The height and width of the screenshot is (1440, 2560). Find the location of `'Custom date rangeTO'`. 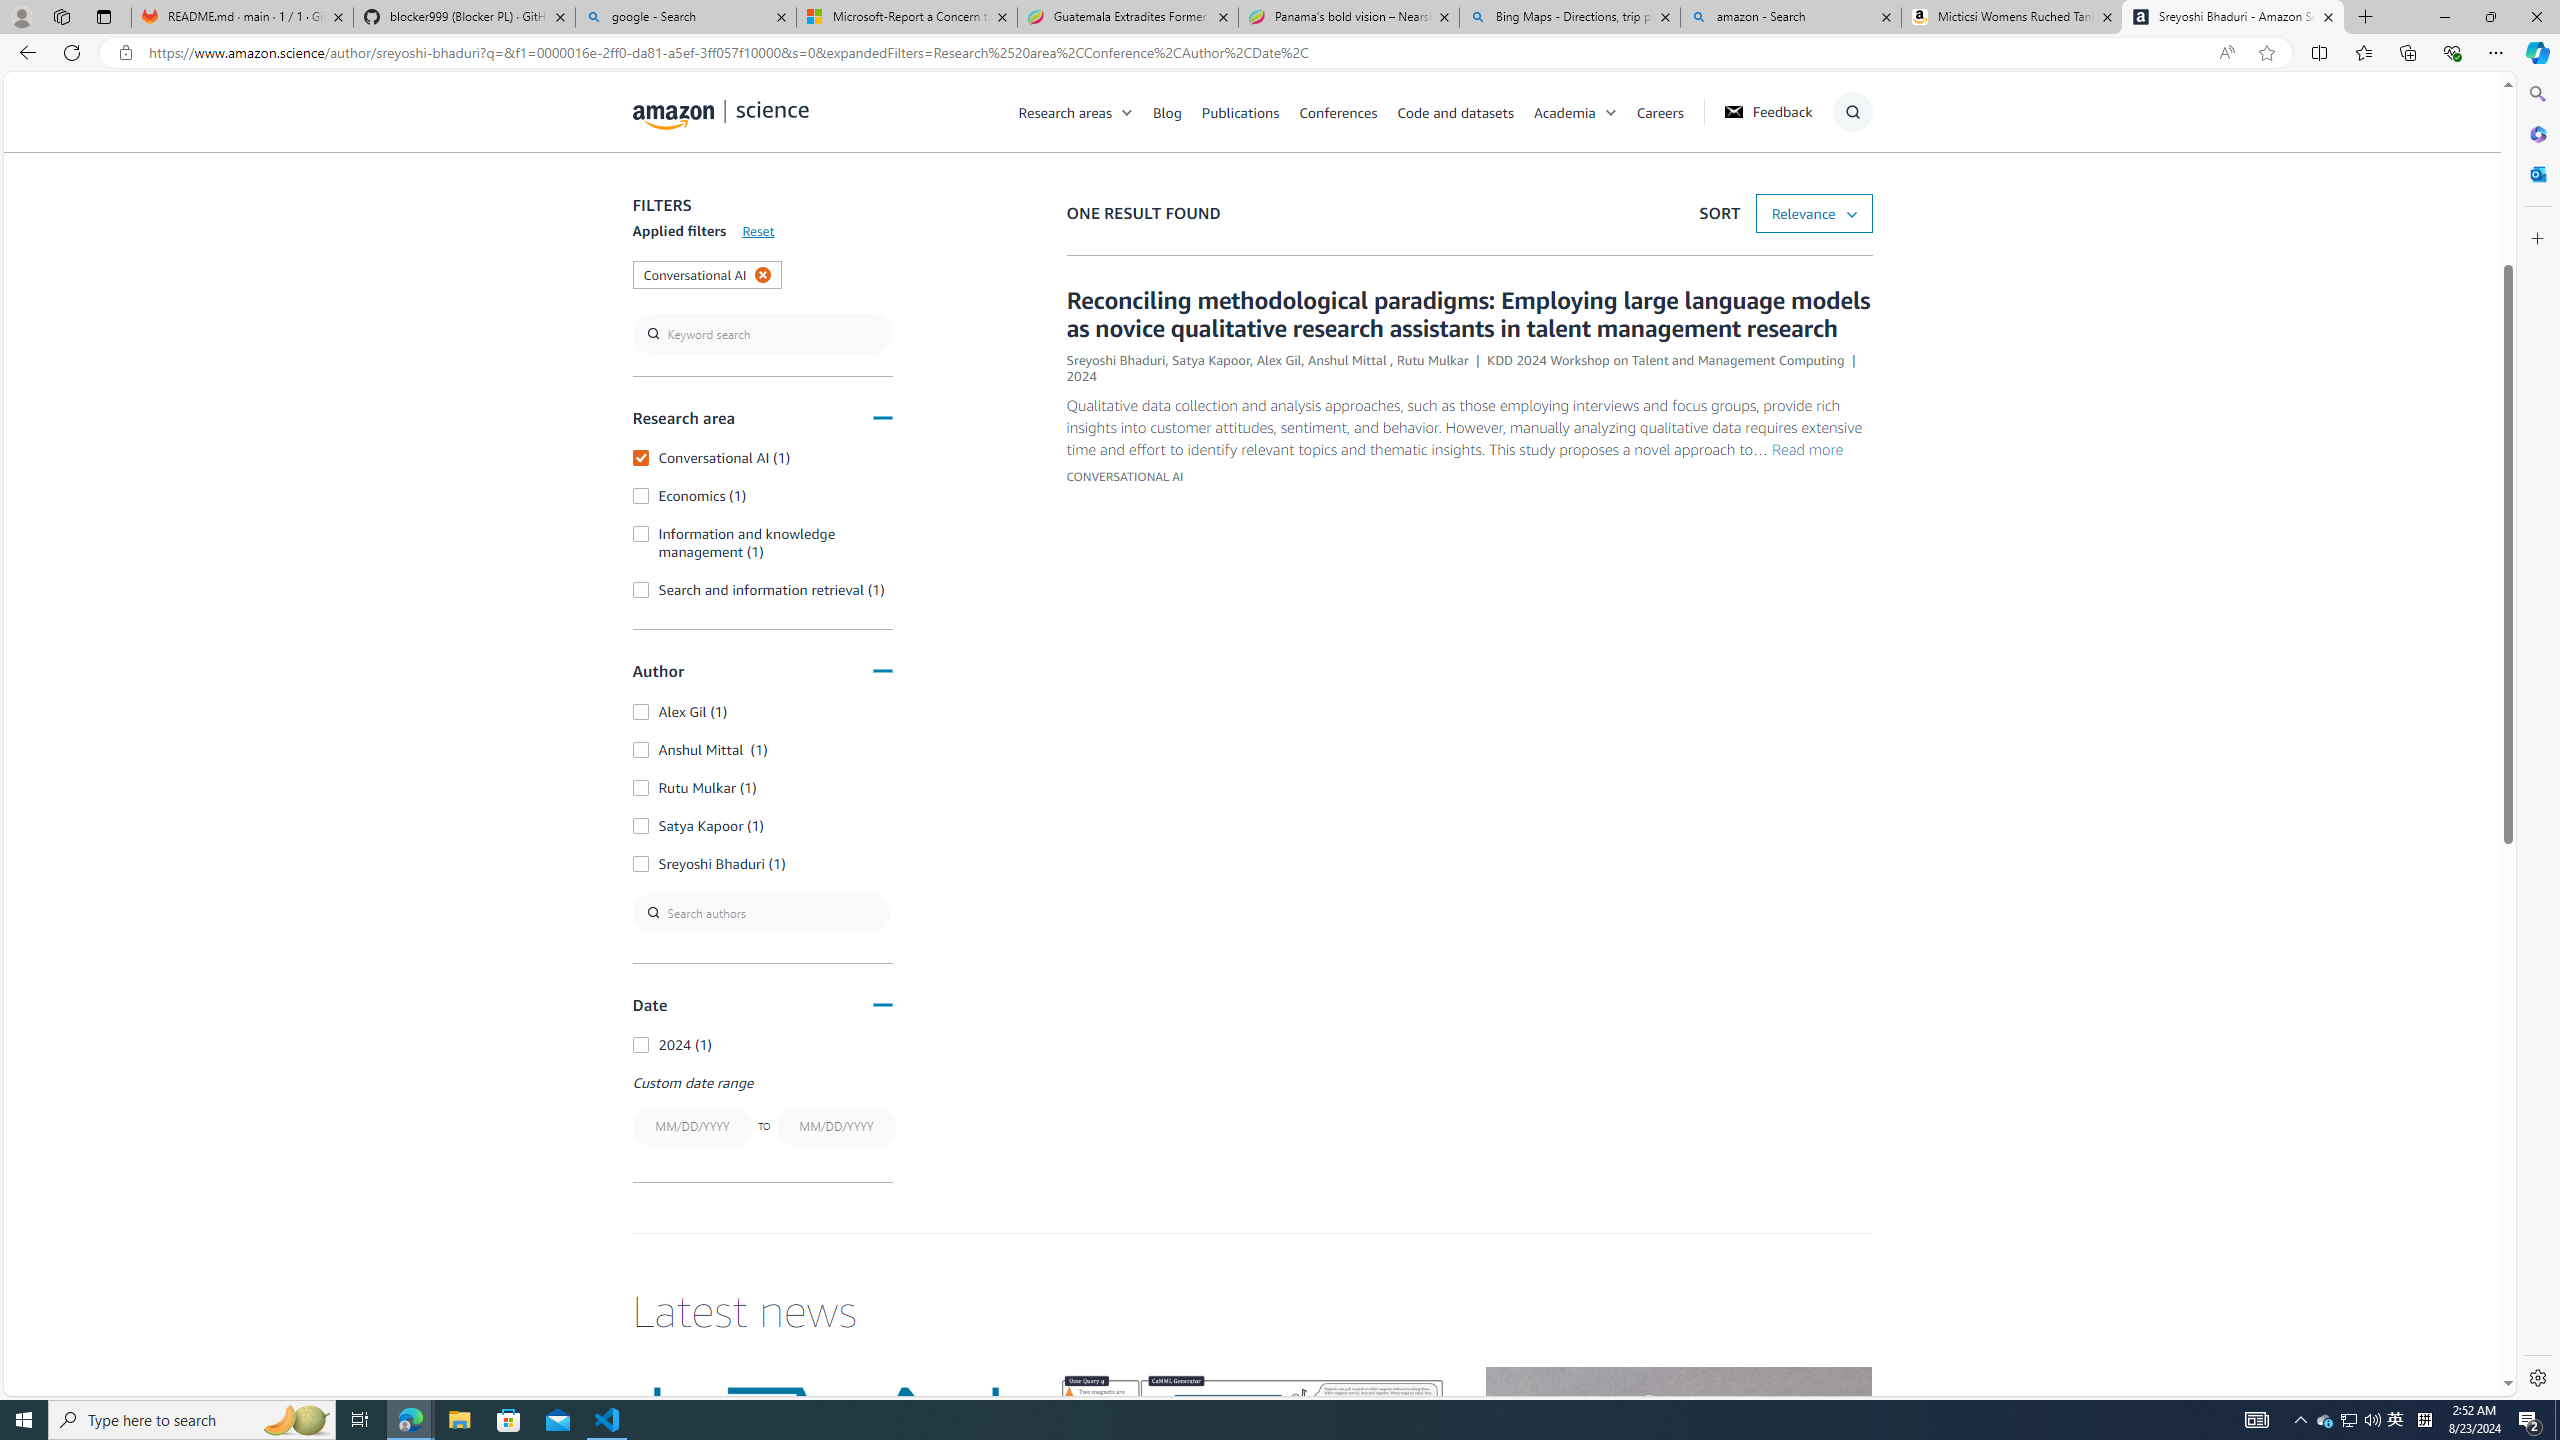

'Custom date rangeTO' is located at coordinates (762, 1111).